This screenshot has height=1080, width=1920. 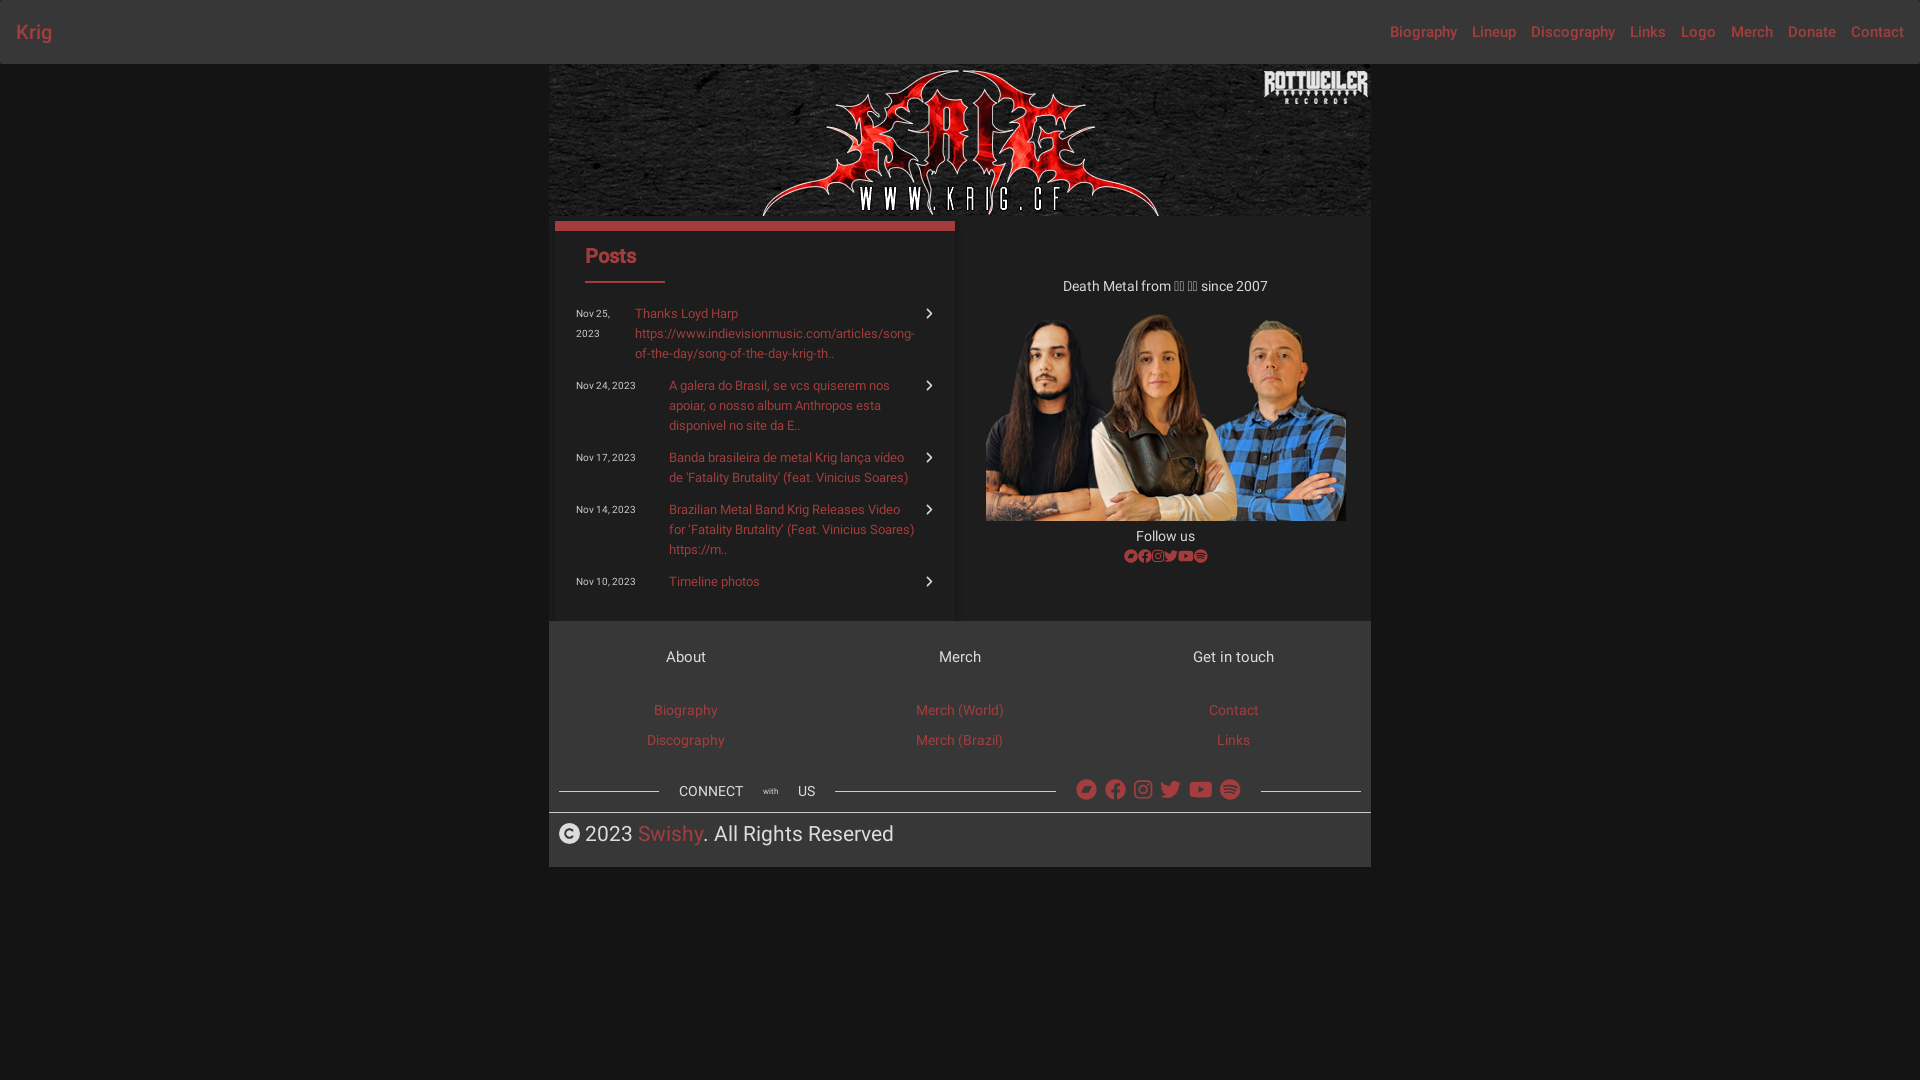 I want to click on 'Bandcamp', so click(x=1085, y=789).